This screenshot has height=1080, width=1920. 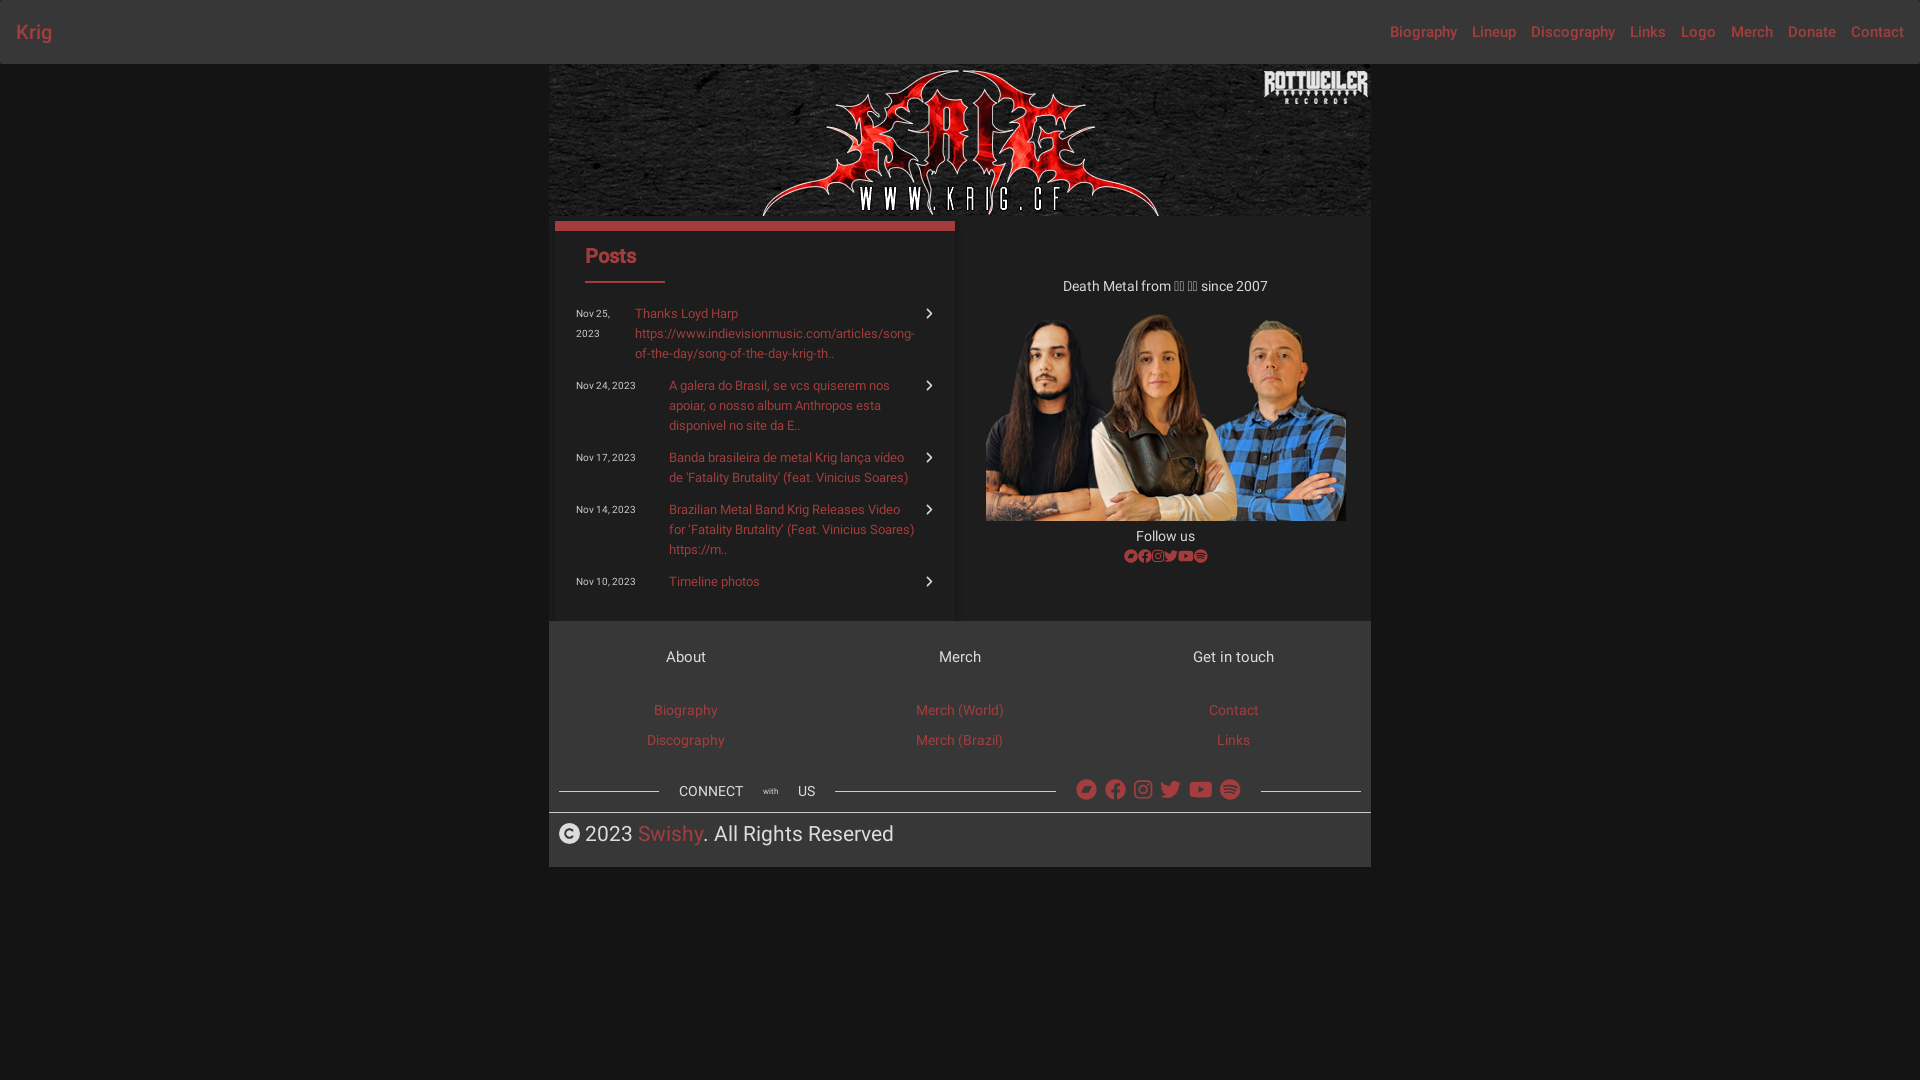 I want to click on 'Bandcamp', so click(x=1085, y=789).